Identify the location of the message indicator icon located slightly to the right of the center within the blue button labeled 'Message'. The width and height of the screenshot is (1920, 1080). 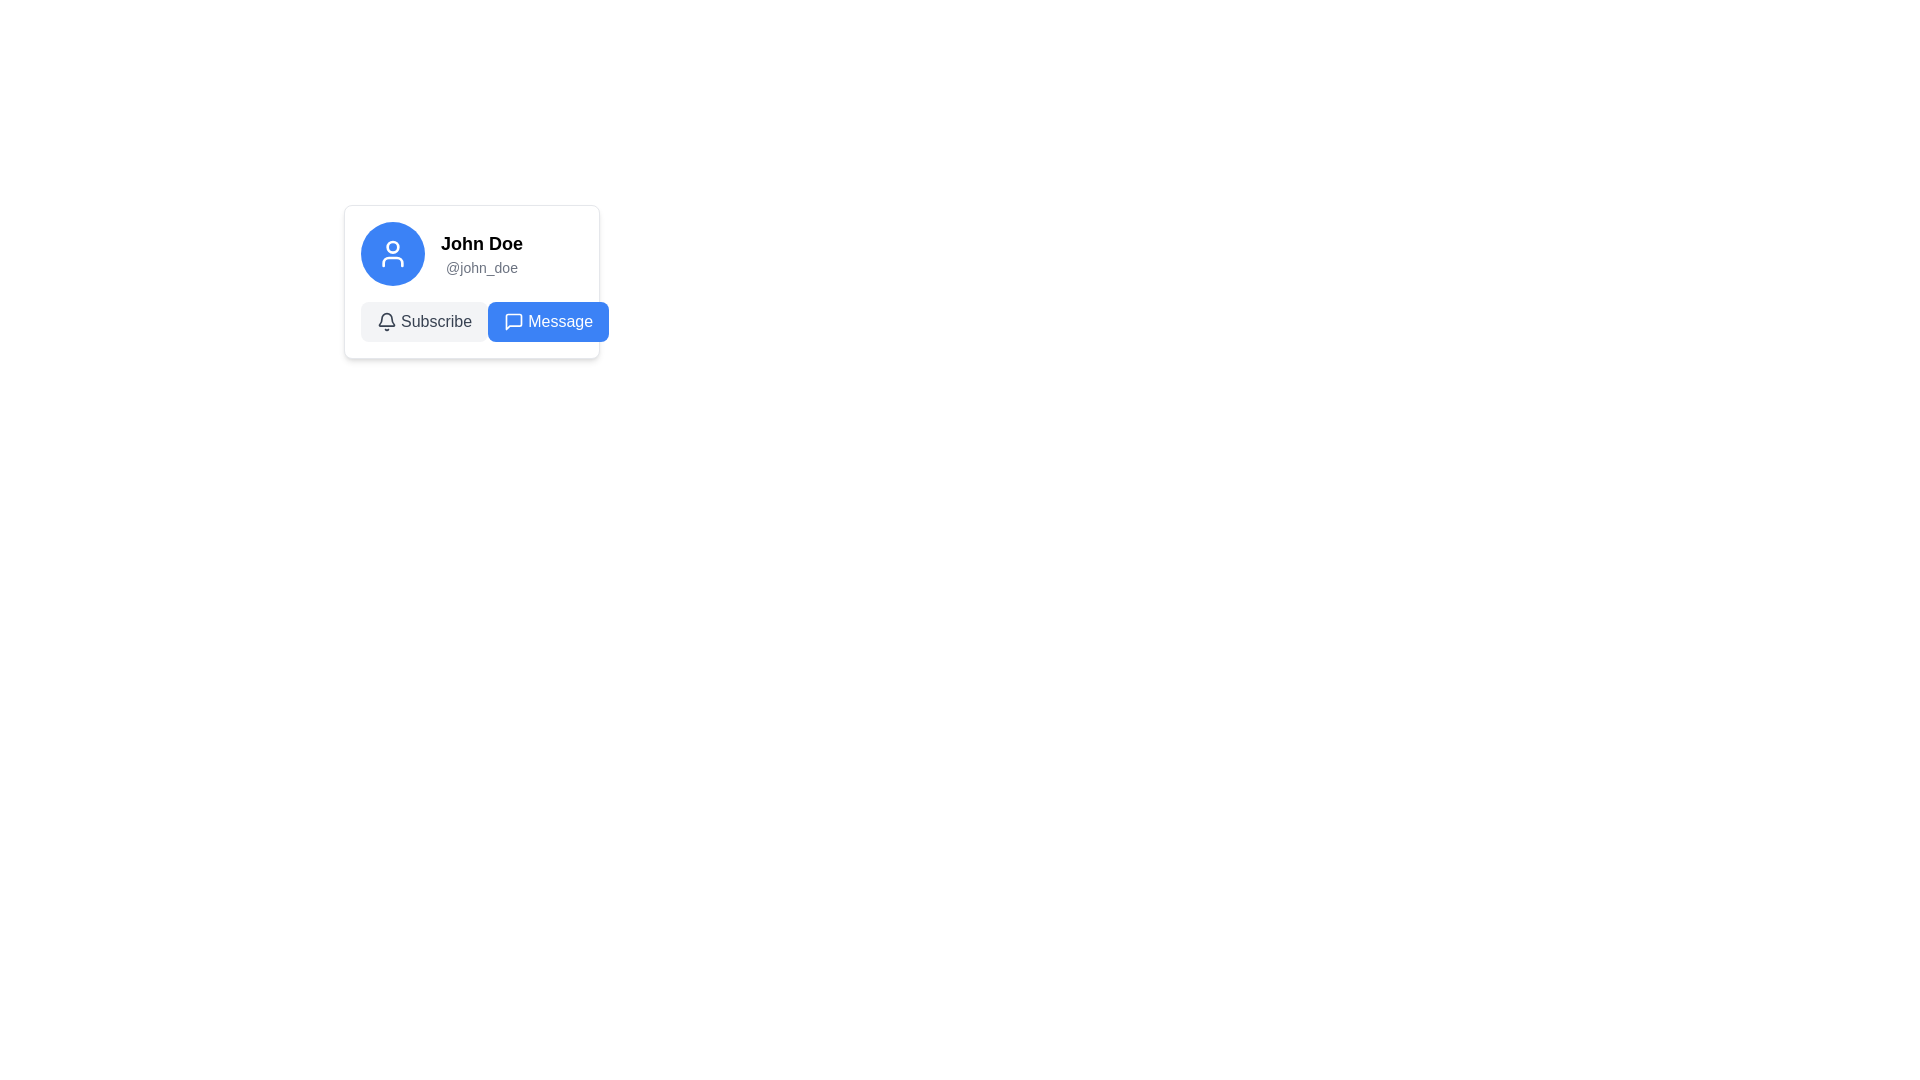
(514, 320).